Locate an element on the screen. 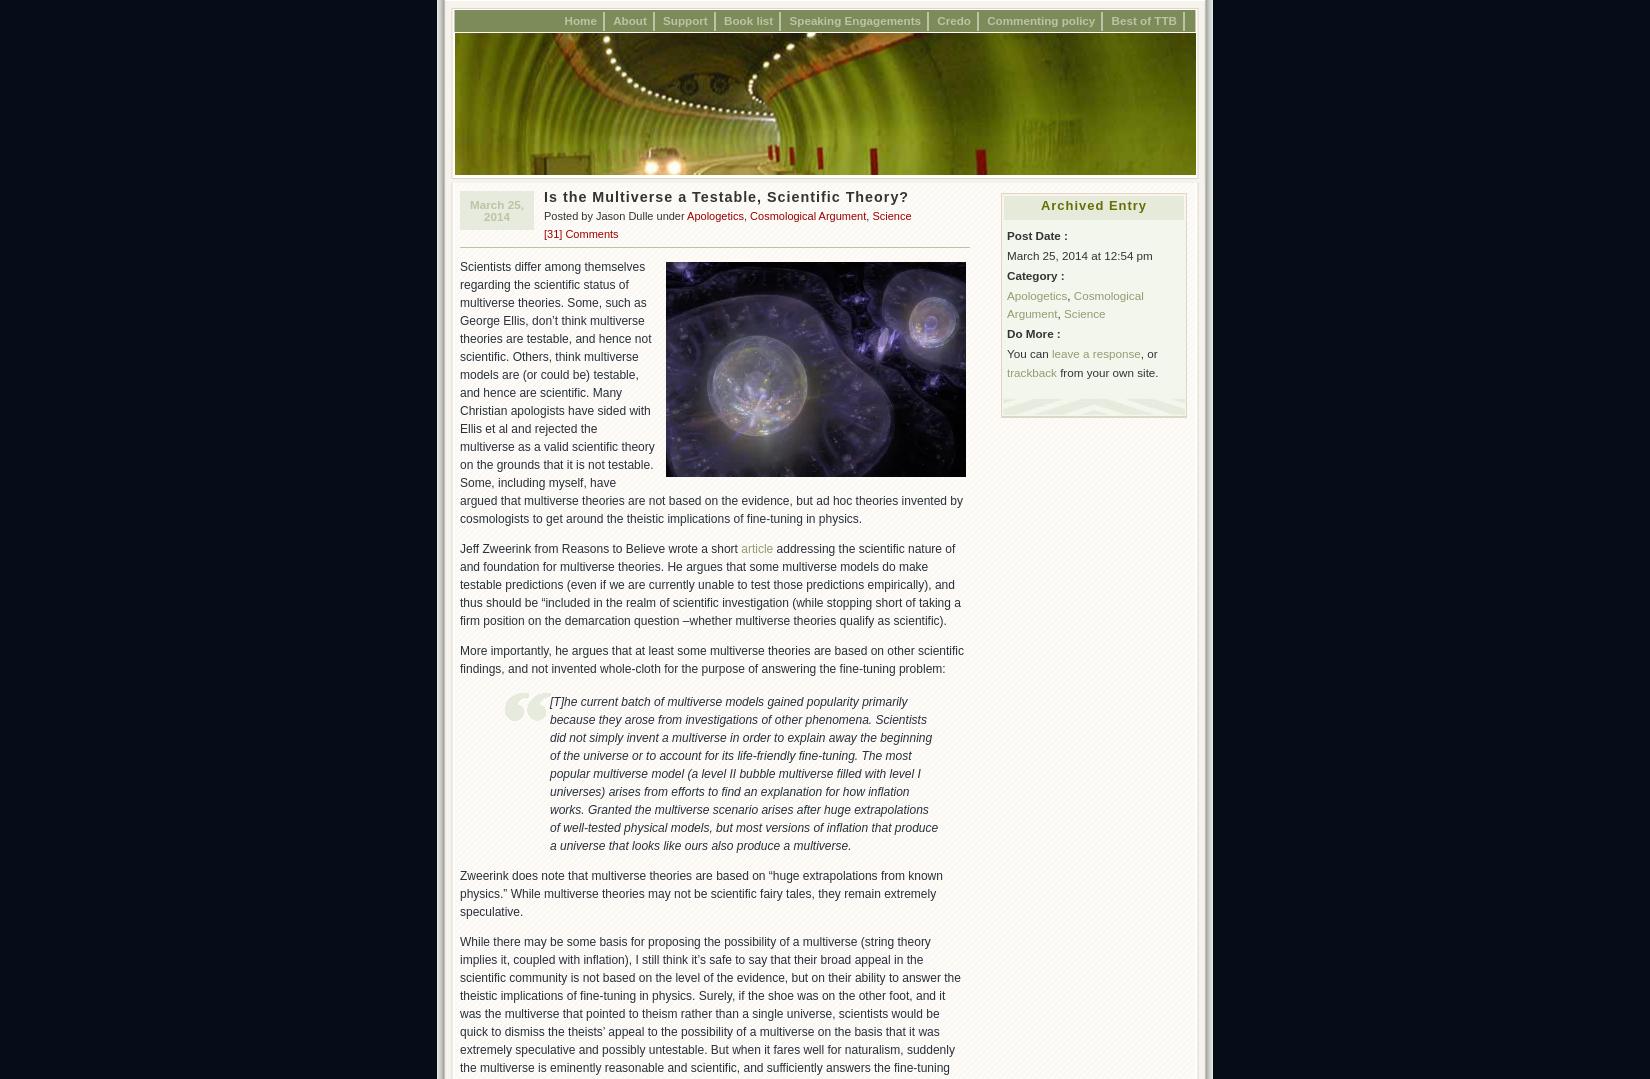 The width and height of the screenshot is (1650, 1079). 'Post Date :' is located at coordinates (1006, 233).